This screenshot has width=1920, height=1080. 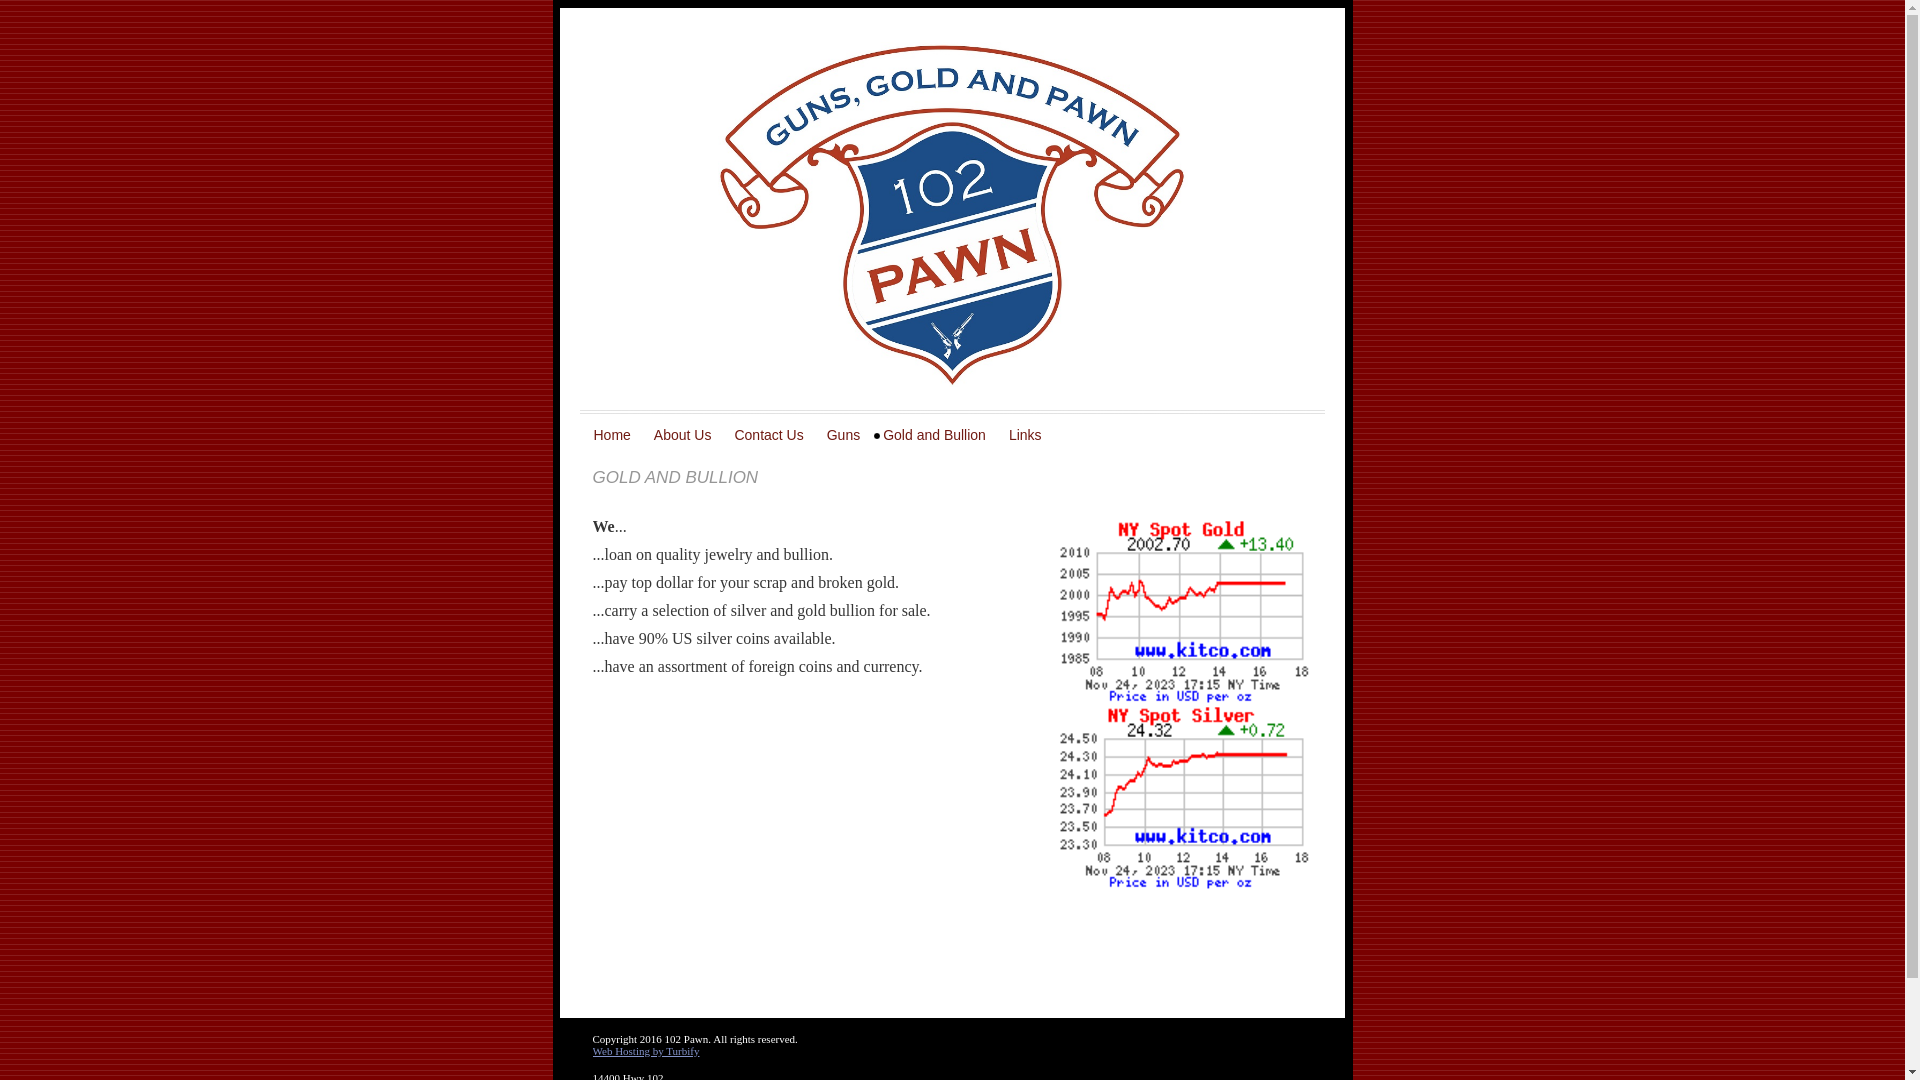 I want to click on 'Links', so click(x=1027, y=434).